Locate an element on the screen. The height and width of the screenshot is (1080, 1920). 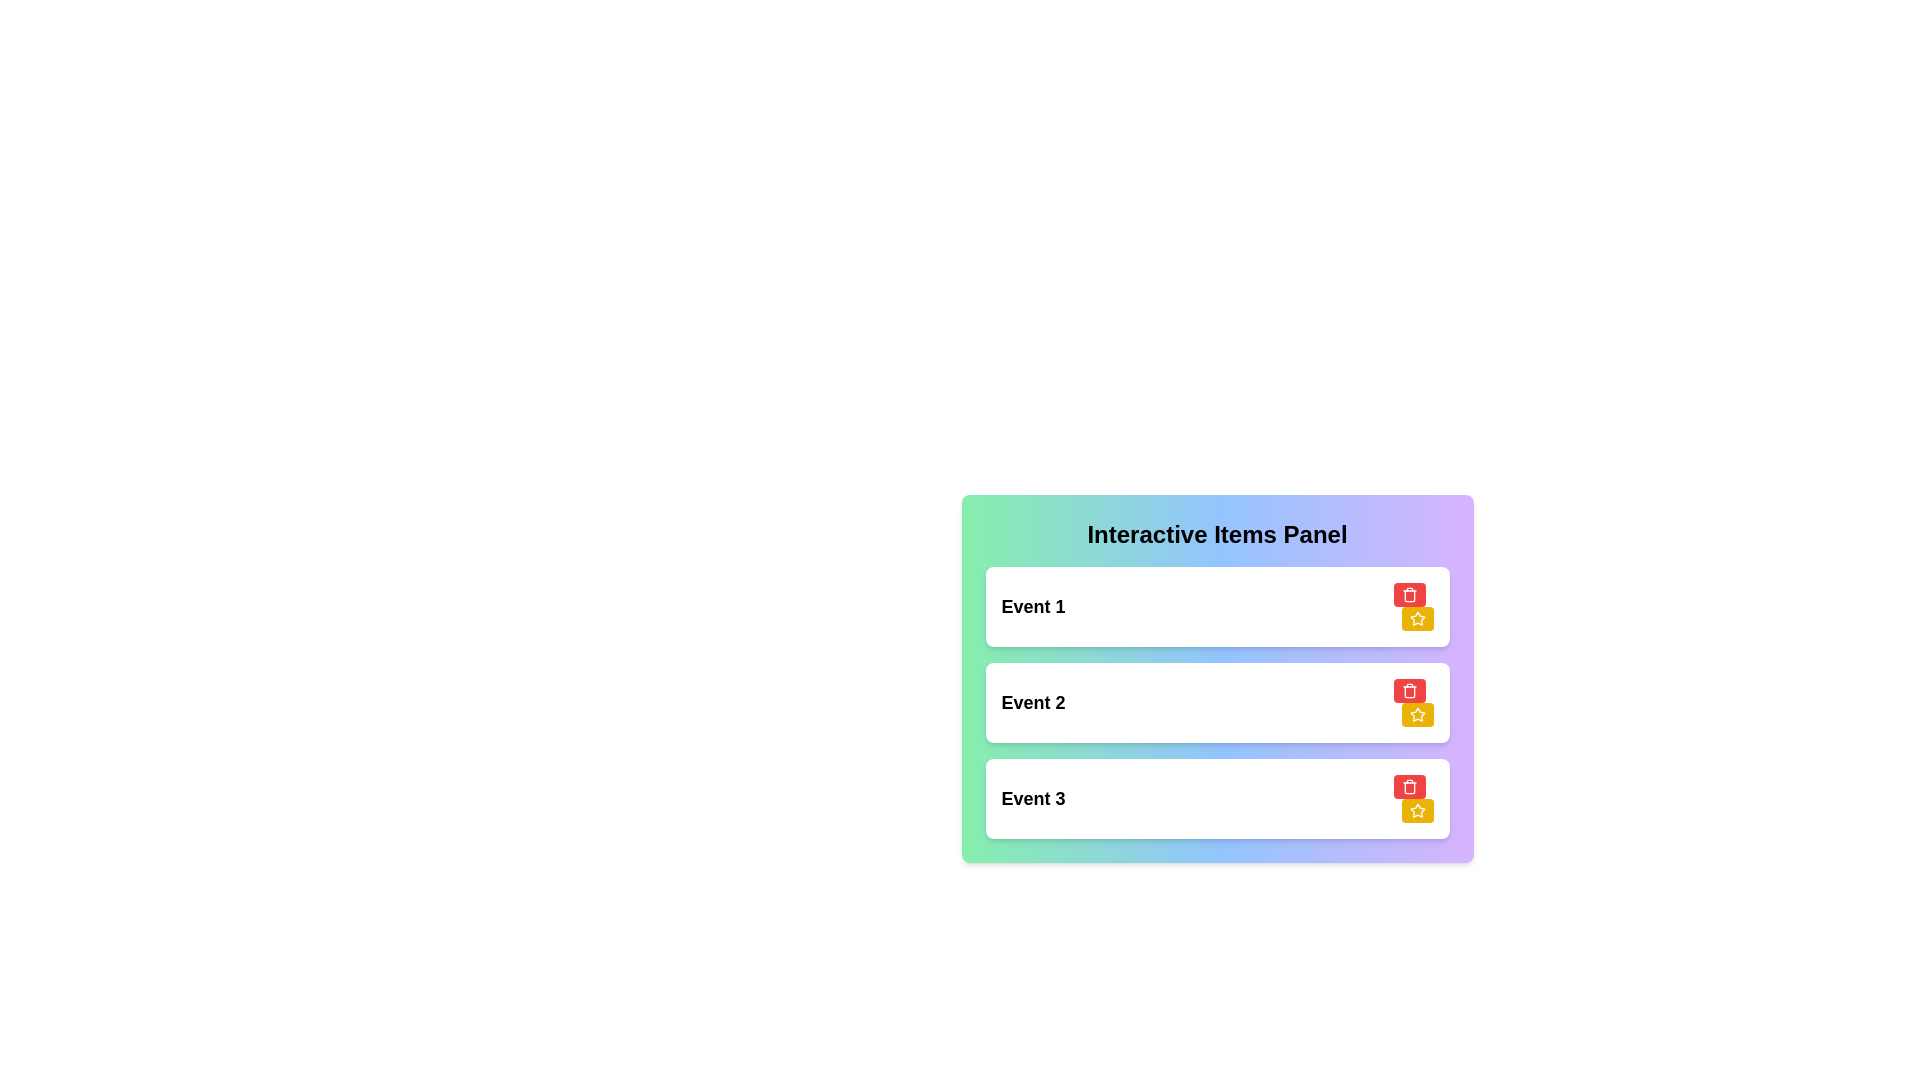
the yellow button with a star icon, which is the rightmost item is located at coordinates (1416, 713).